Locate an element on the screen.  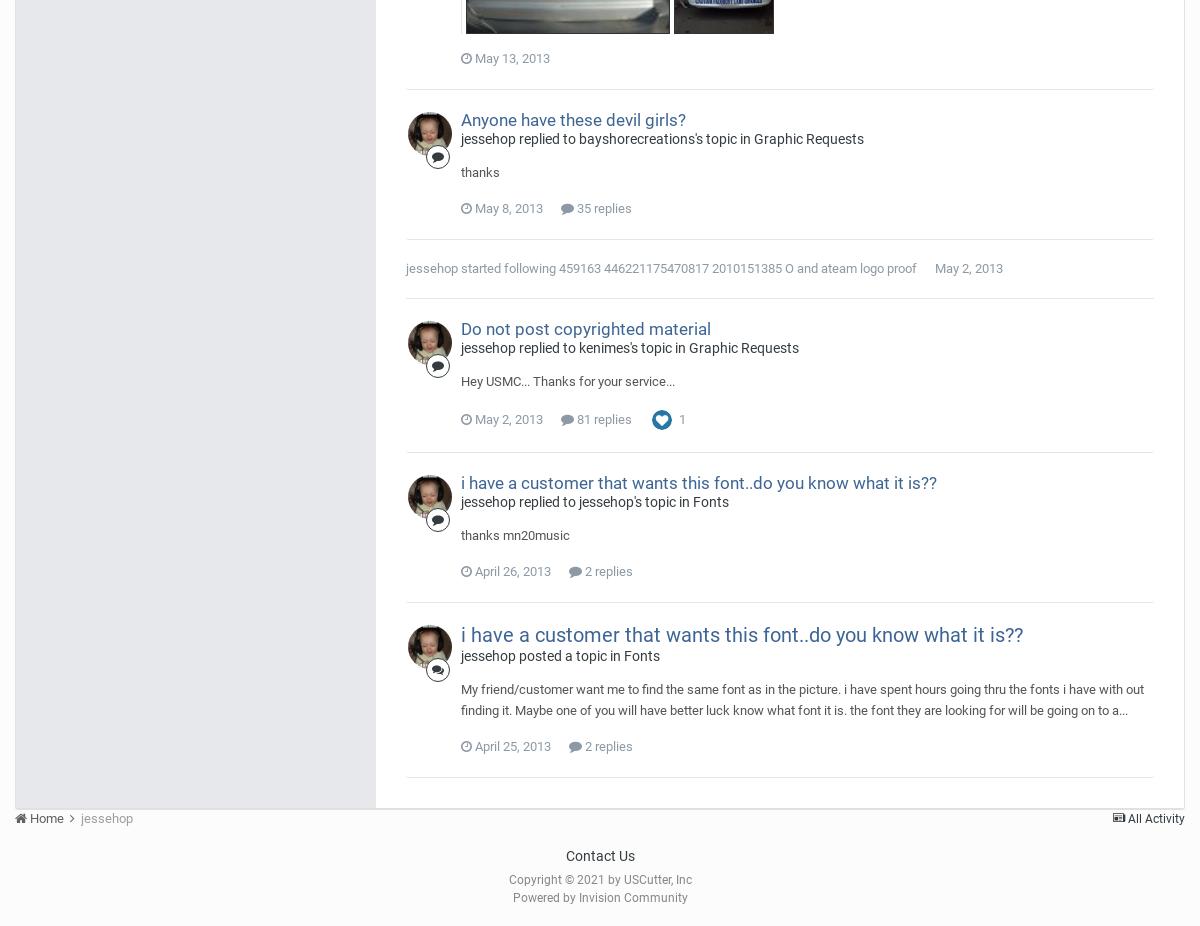
'Home' is located at coordinates (47, 817).